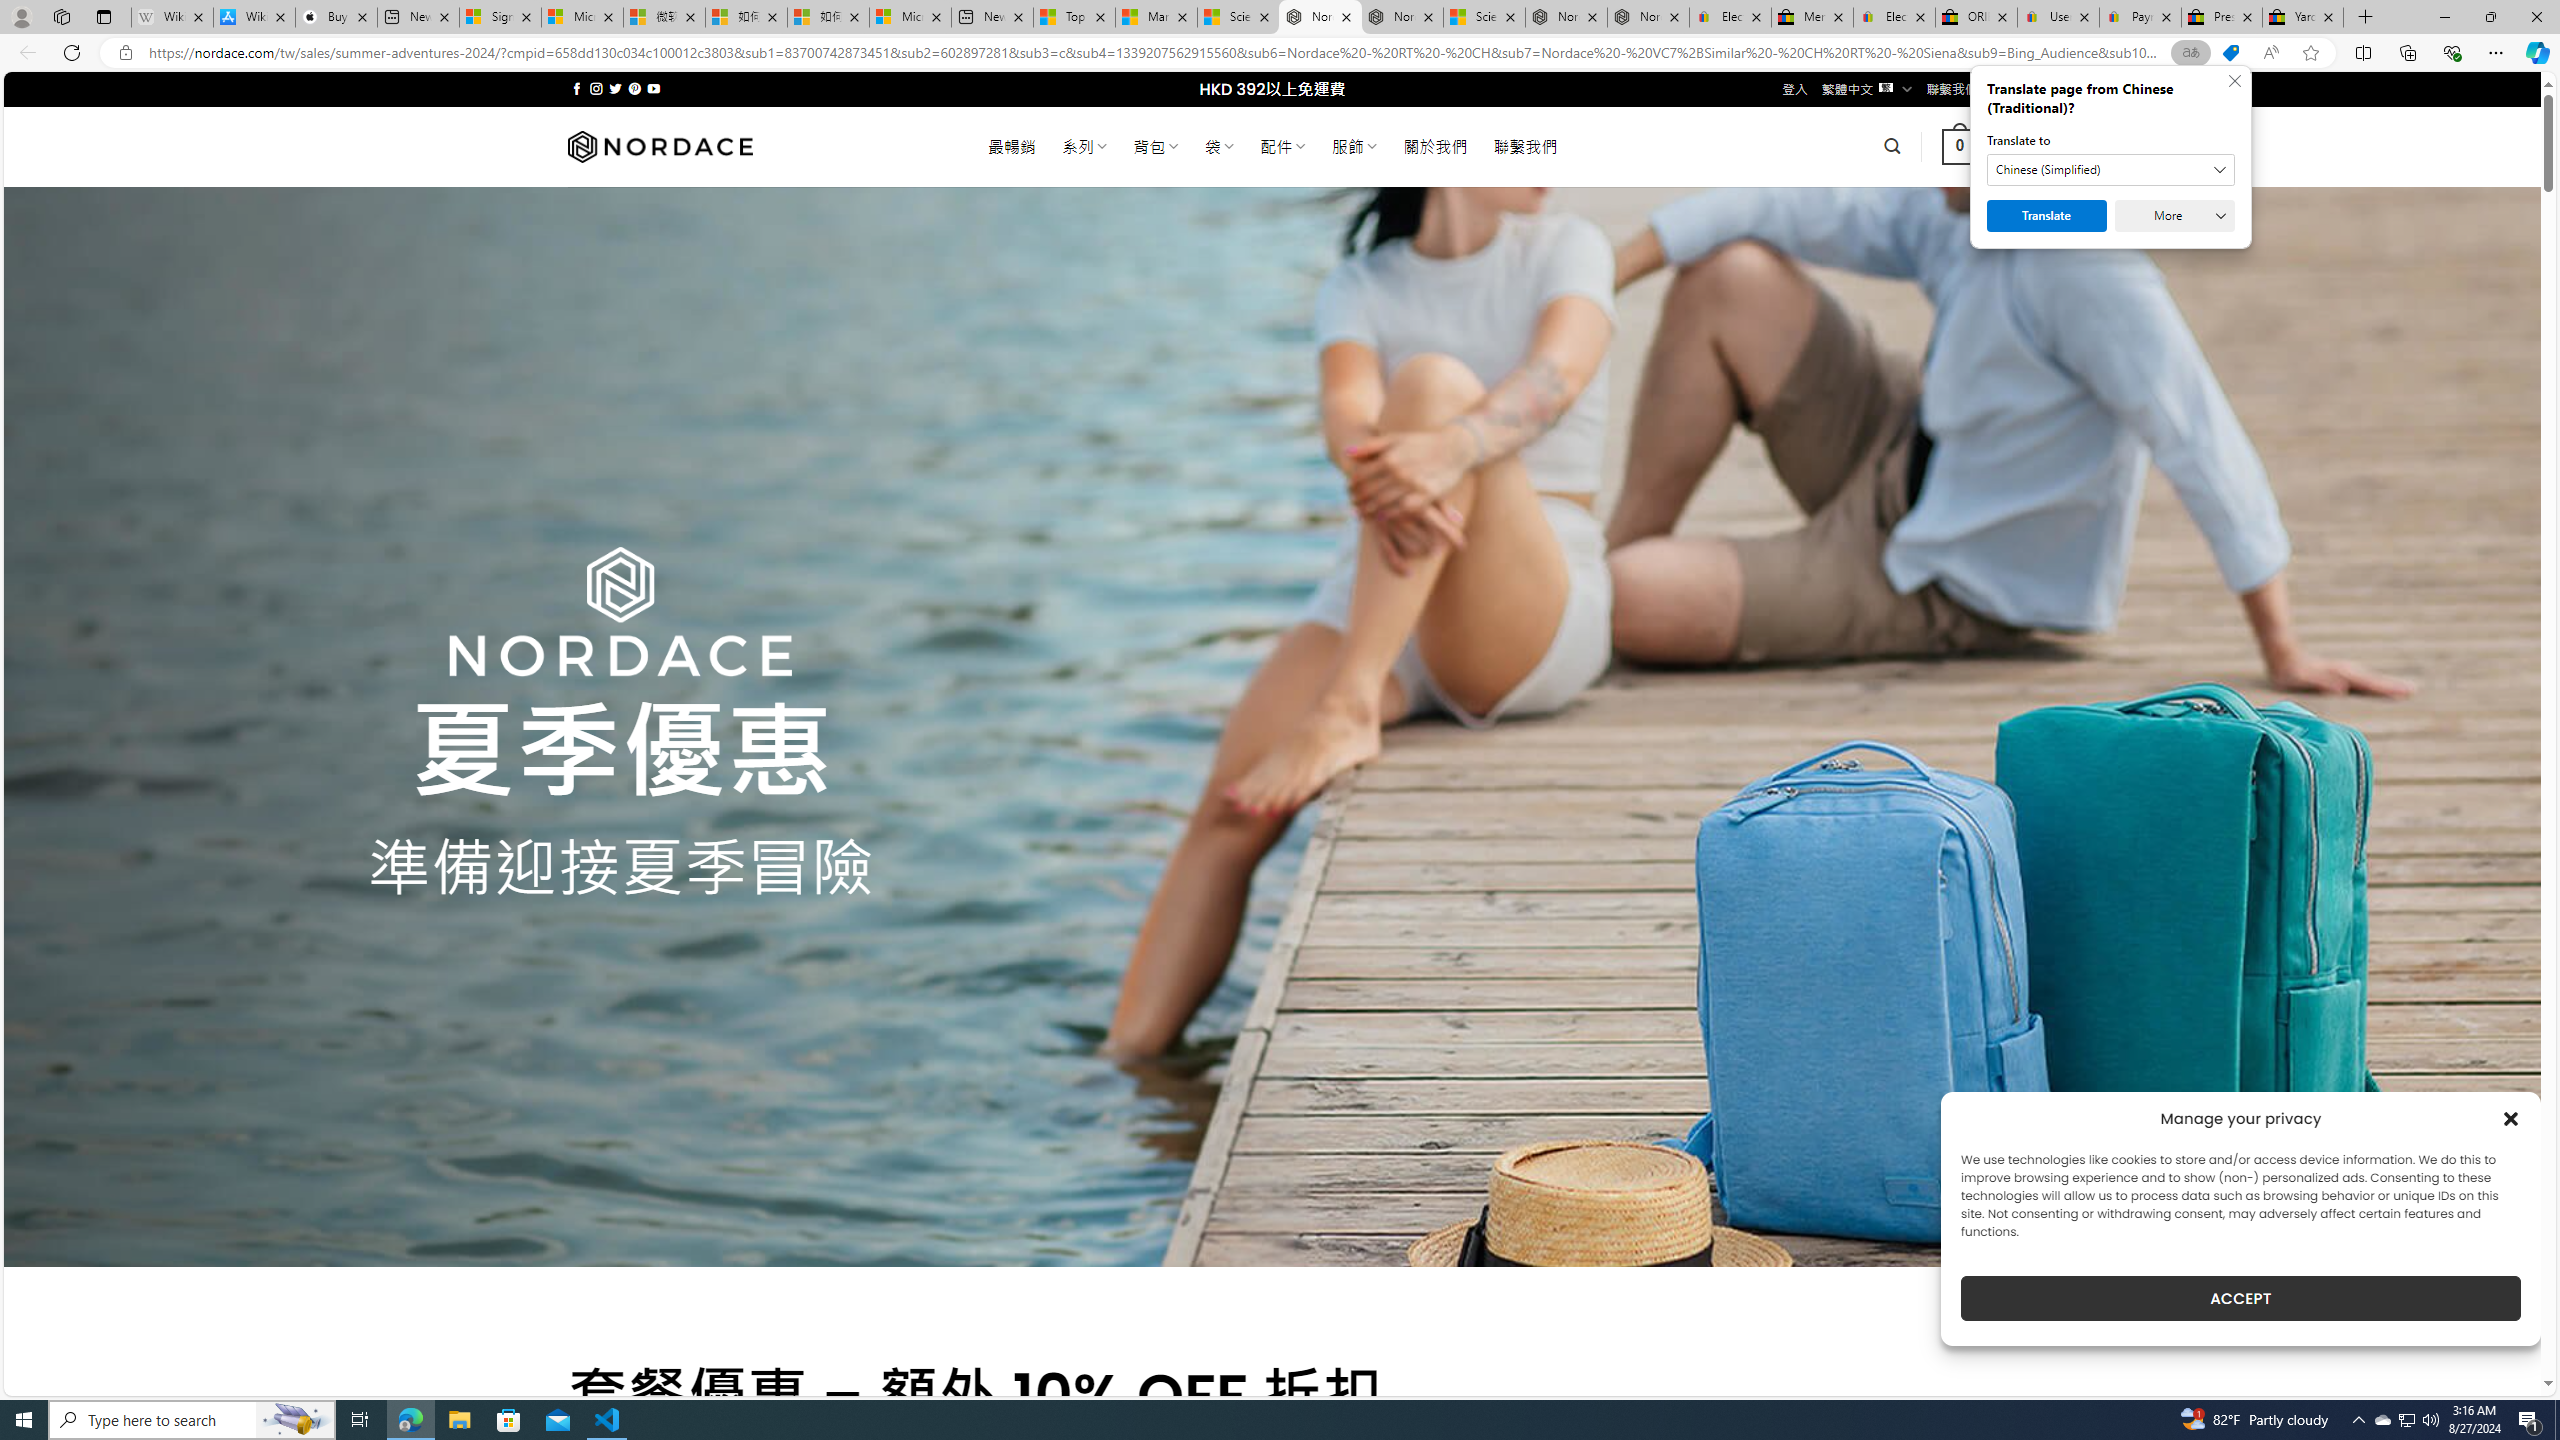  I want to click on 'Close', so click(2535, 16).